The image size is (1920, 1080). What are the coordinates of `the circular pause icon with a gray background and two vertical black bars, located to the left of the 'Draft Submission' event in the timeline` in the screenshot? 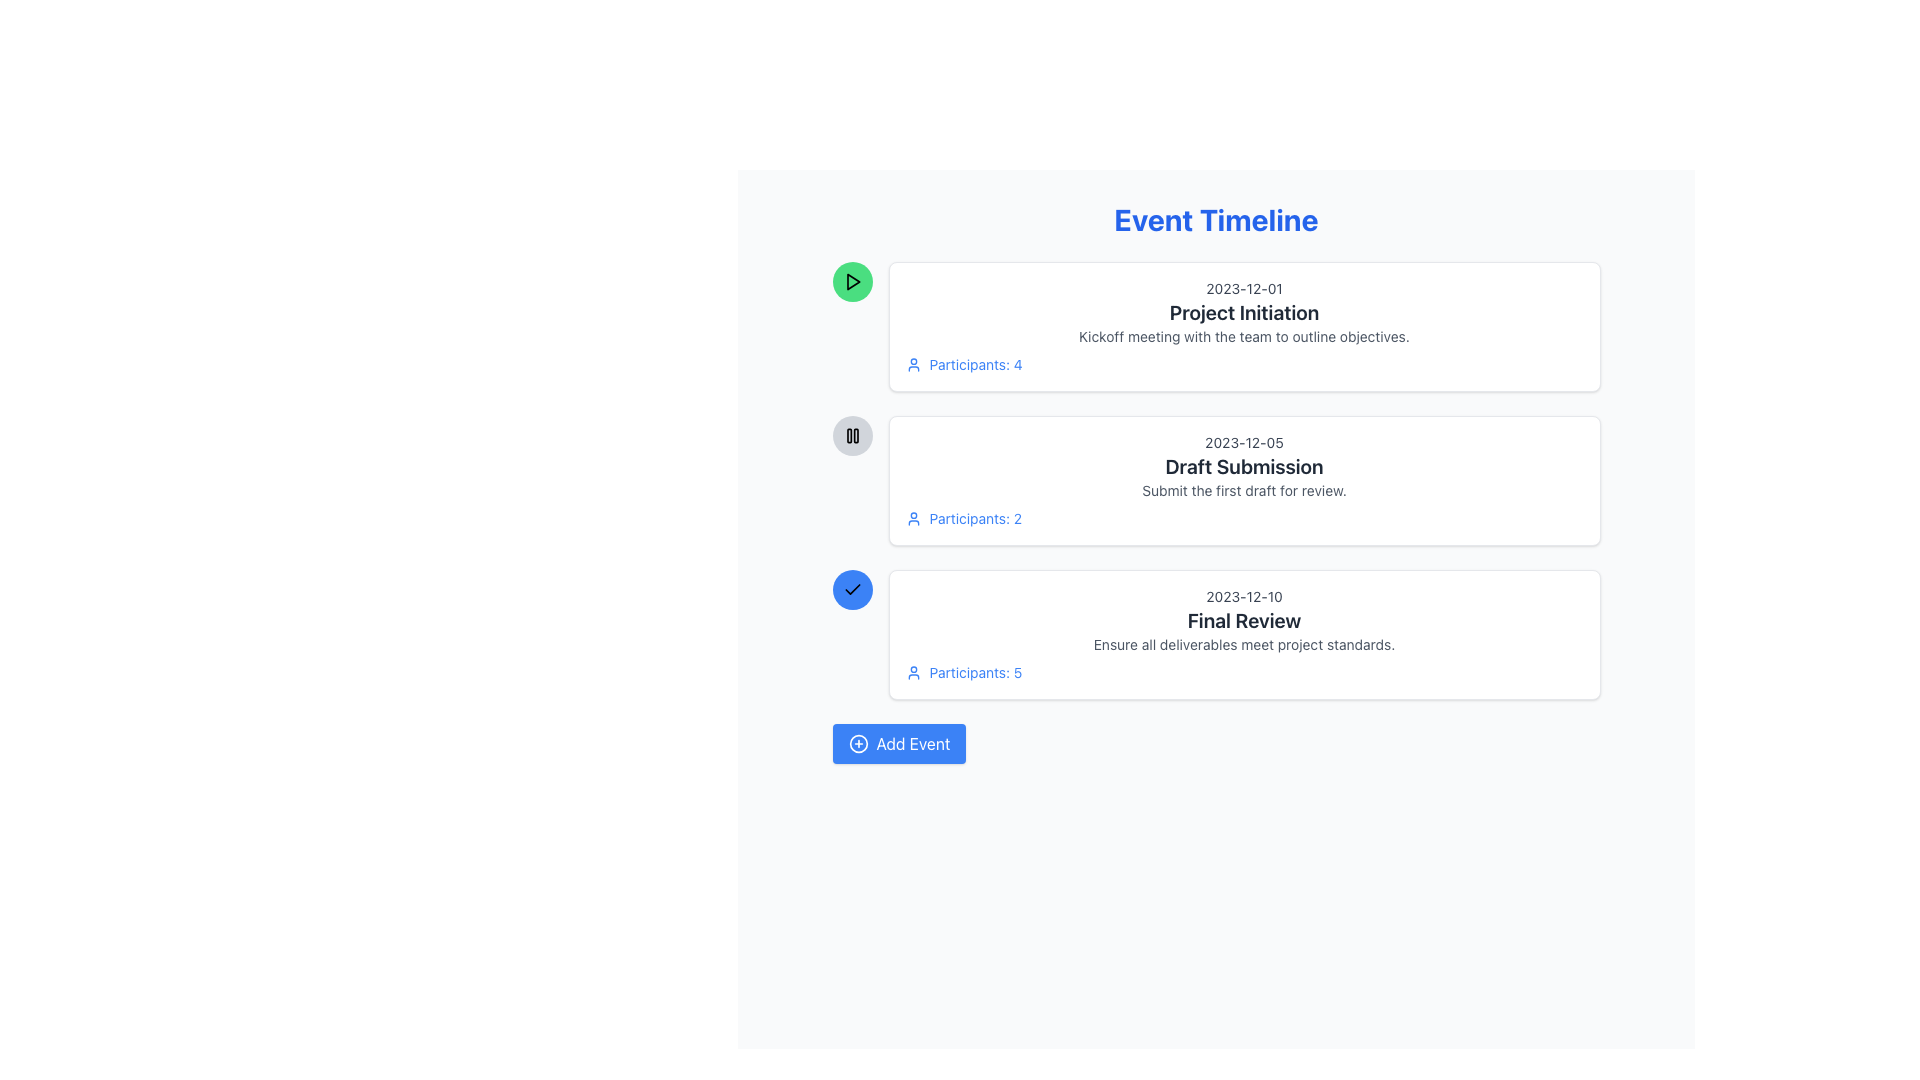 It's located at (852, 434).